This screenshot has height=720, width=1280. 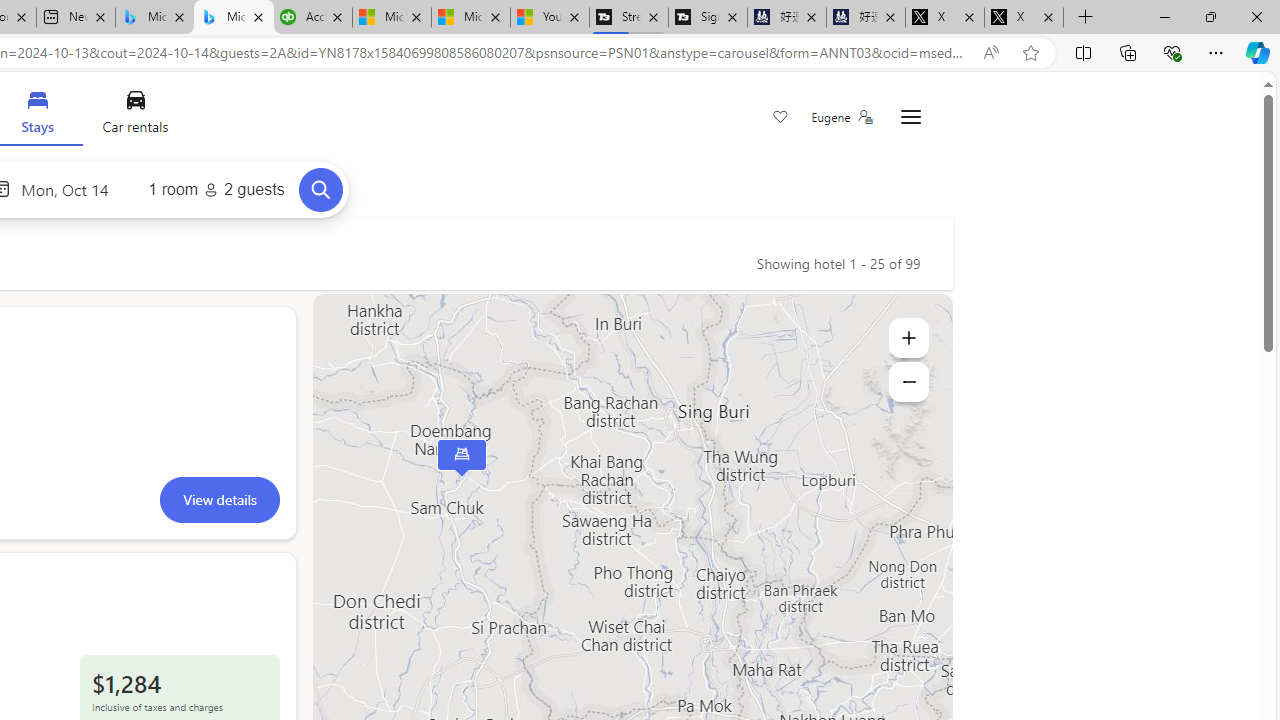 What do you see at coordinates (469, 17) in the screenshot?
I see `'Microsoft Start'` at bounding box center [469, 17].